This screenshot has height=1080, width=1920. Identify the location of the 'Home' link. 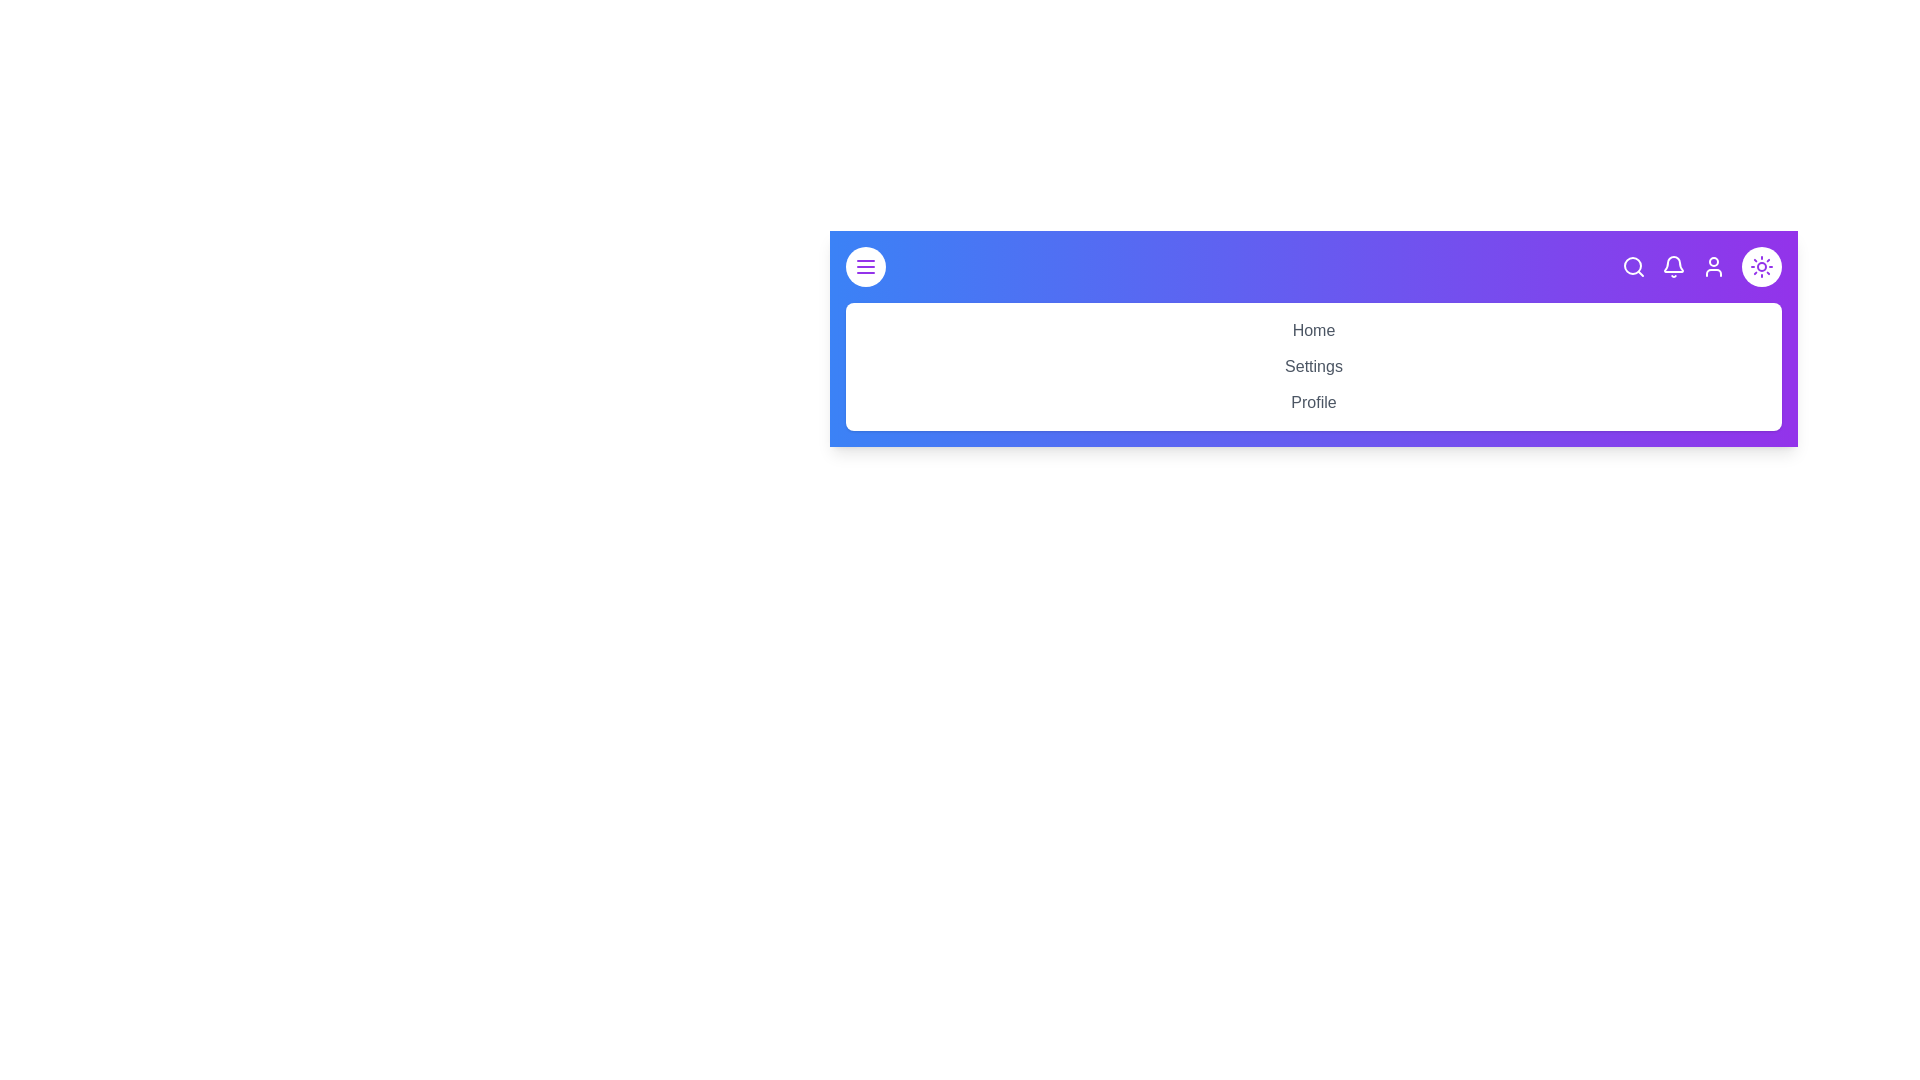
(1314, 329).